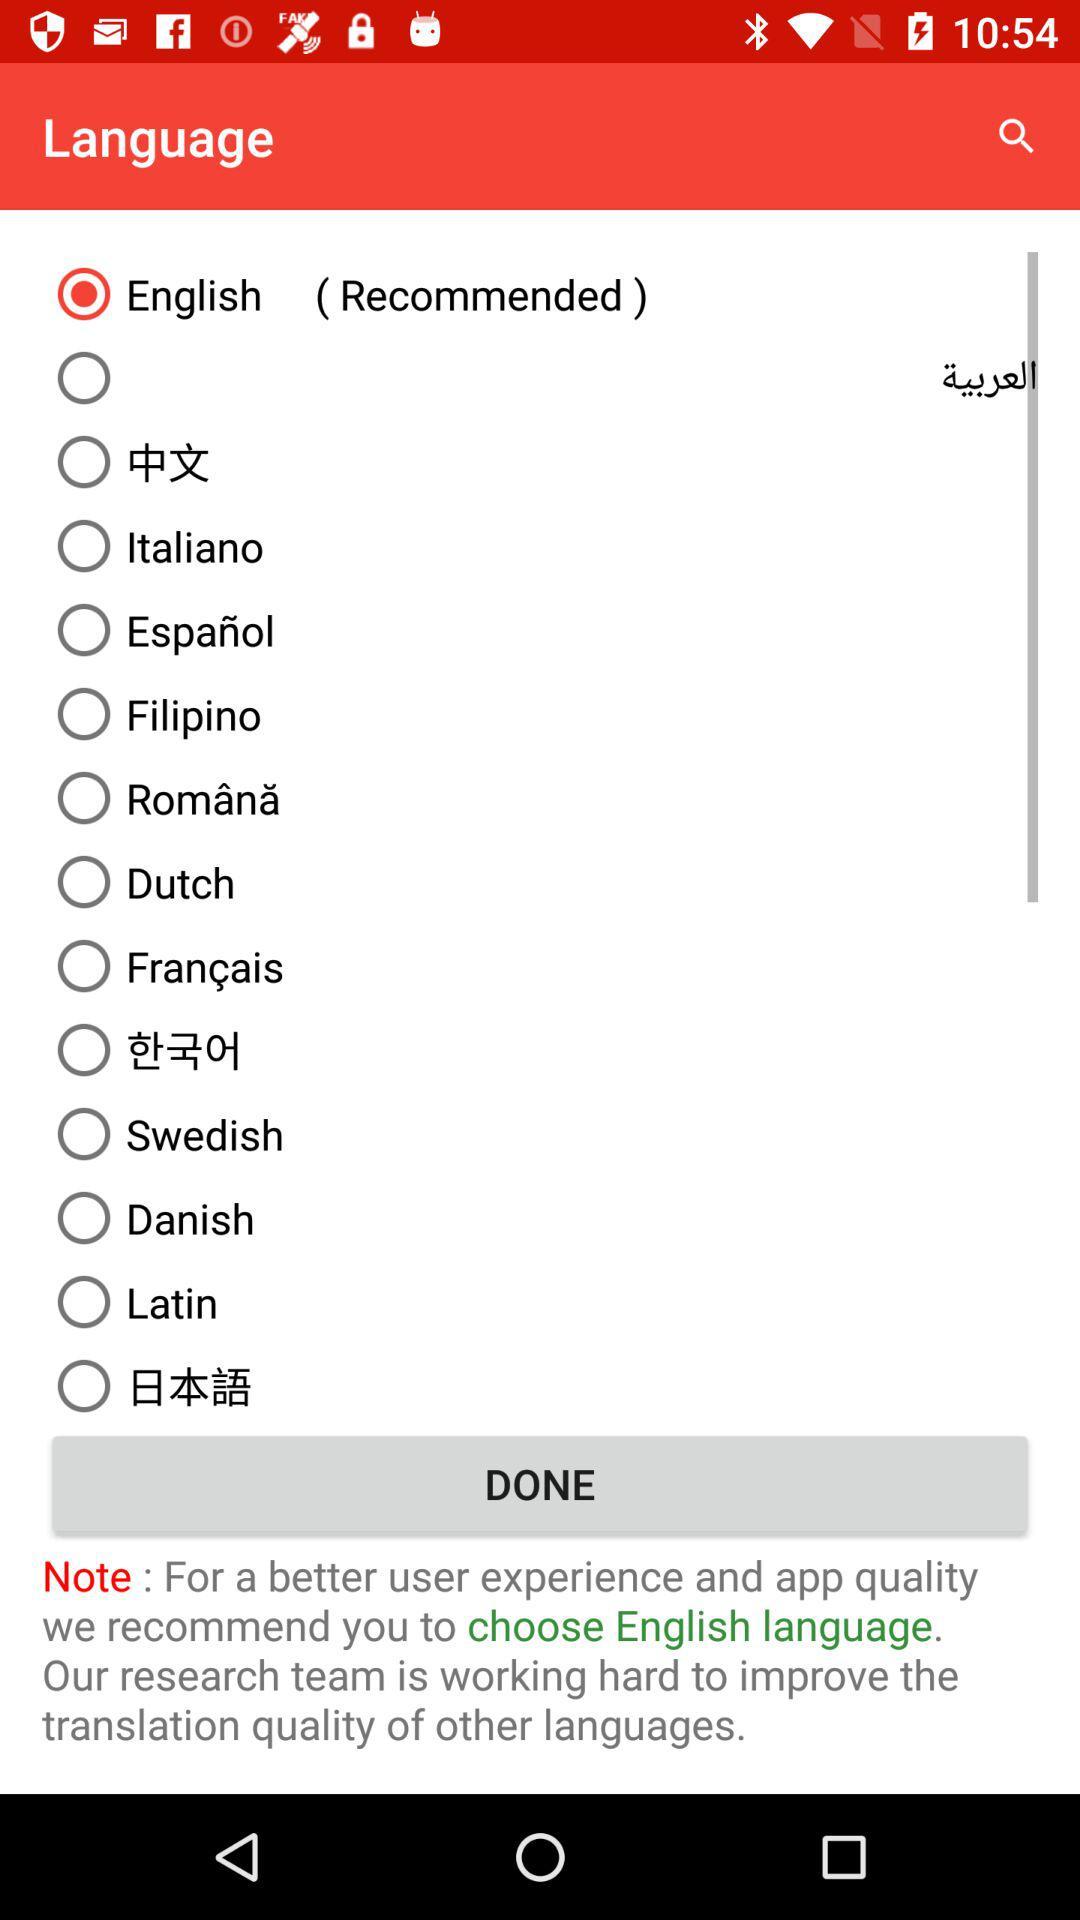 This screenshot has height=1920, width=1080. I want to click on the icon above the filipino icon, so click(540, 628).